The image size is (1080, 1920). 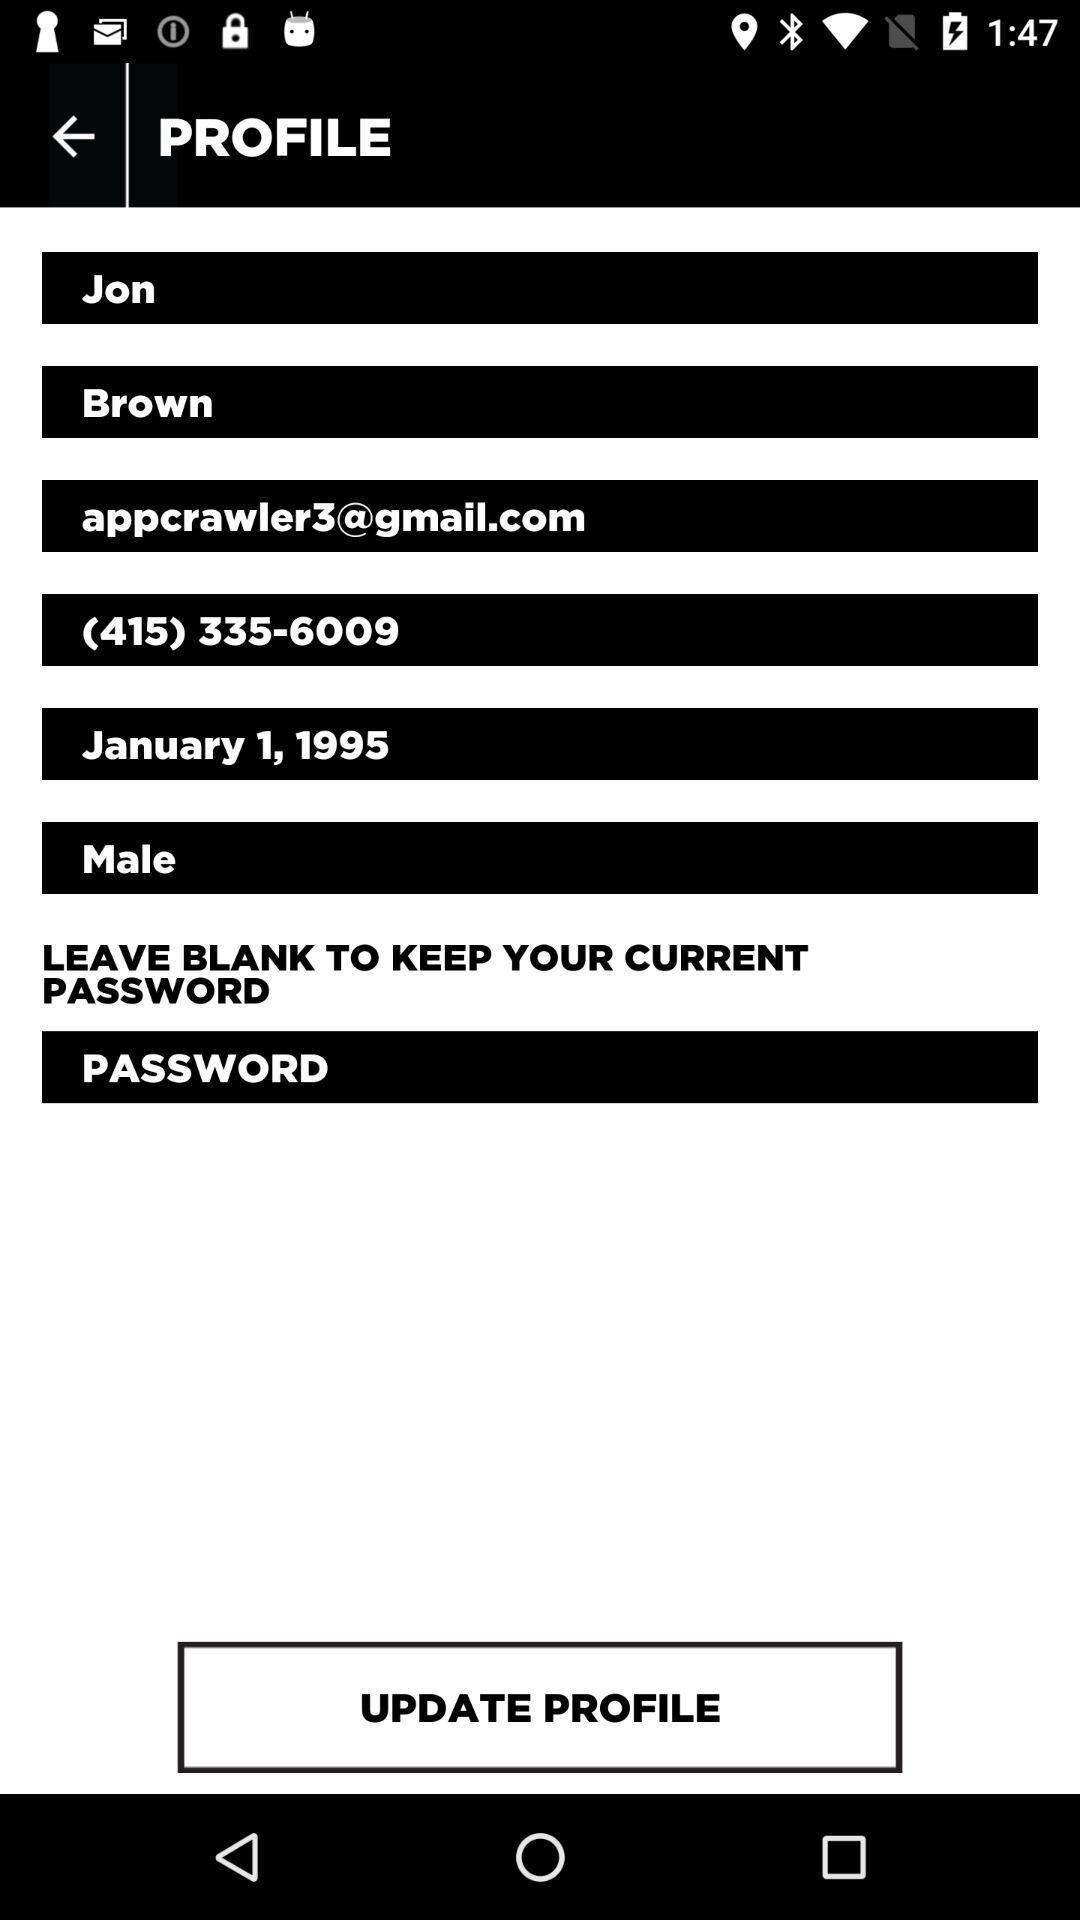 I want to click on the item next to profile icon, so click(x=72, y=135).